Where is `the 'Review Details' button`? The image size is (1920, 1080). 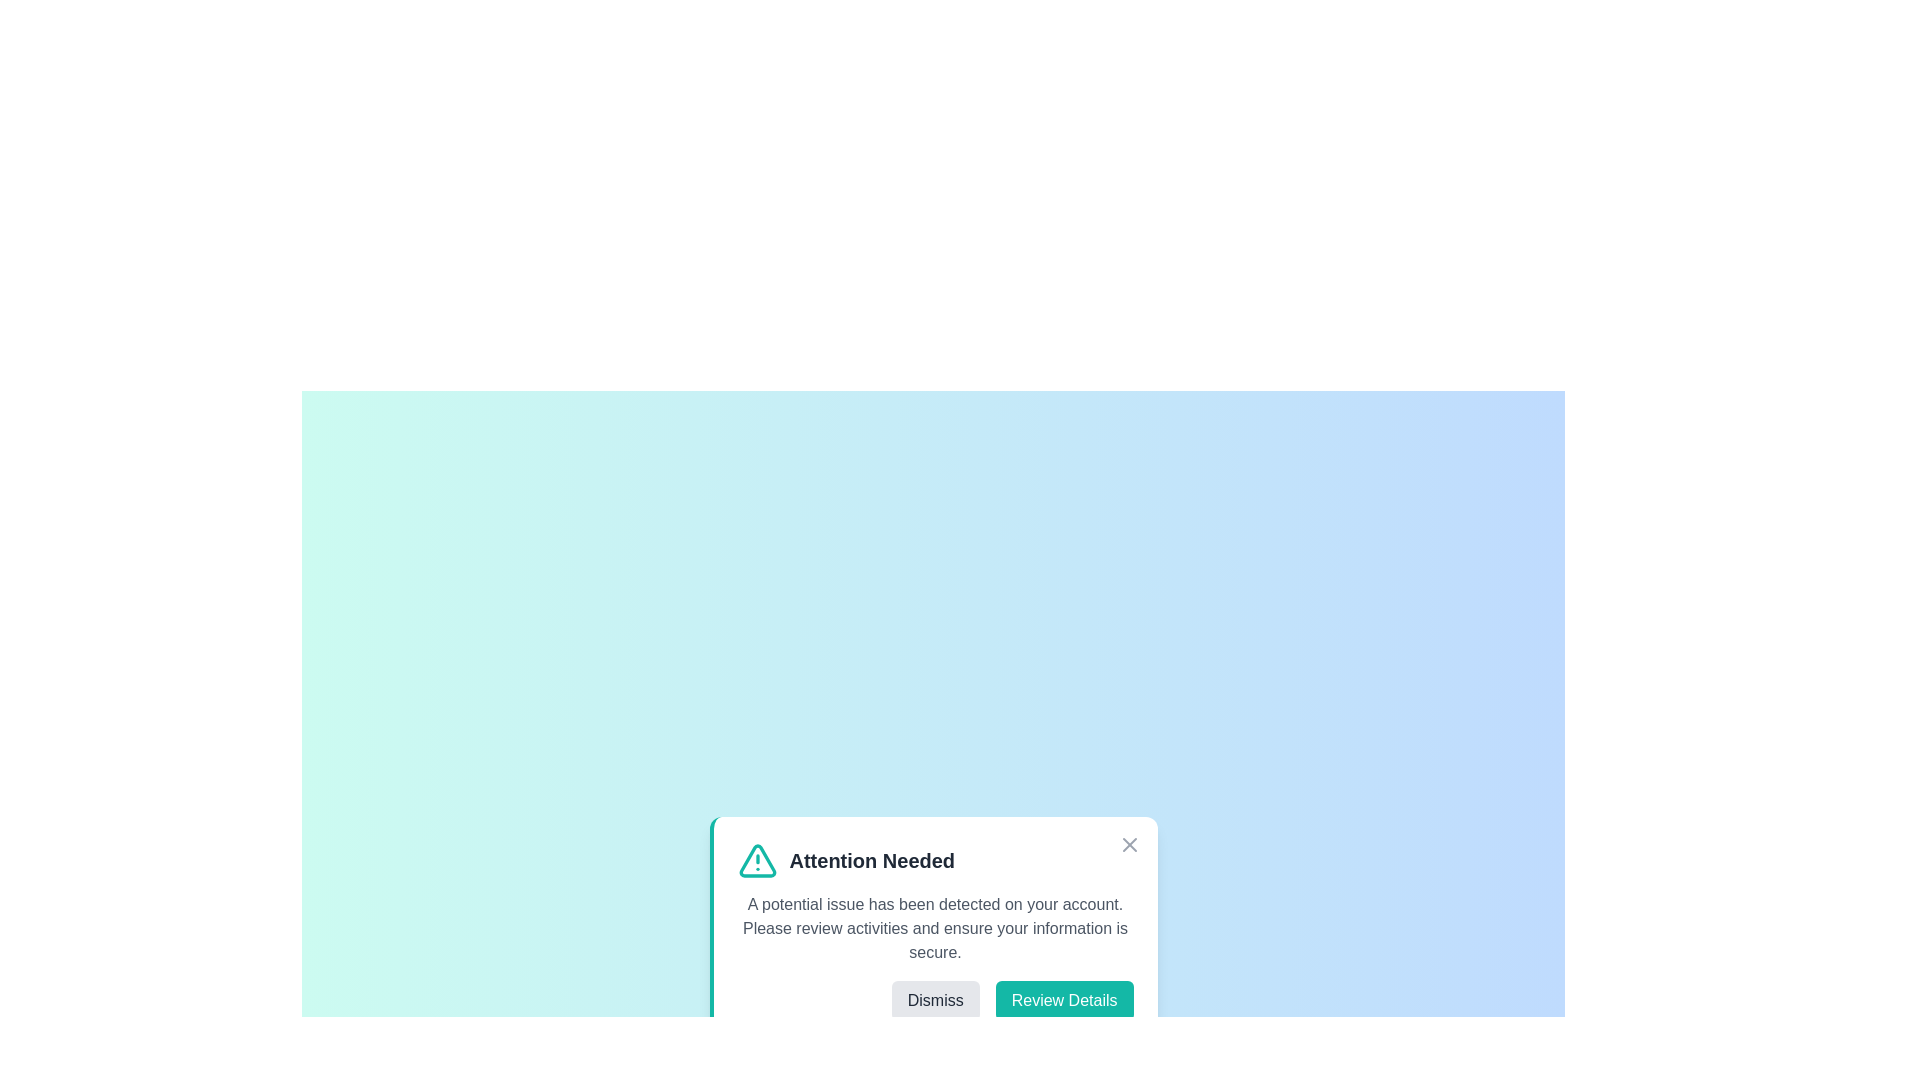 the 'Review Details' button is located at coordinates (1063, 1001).